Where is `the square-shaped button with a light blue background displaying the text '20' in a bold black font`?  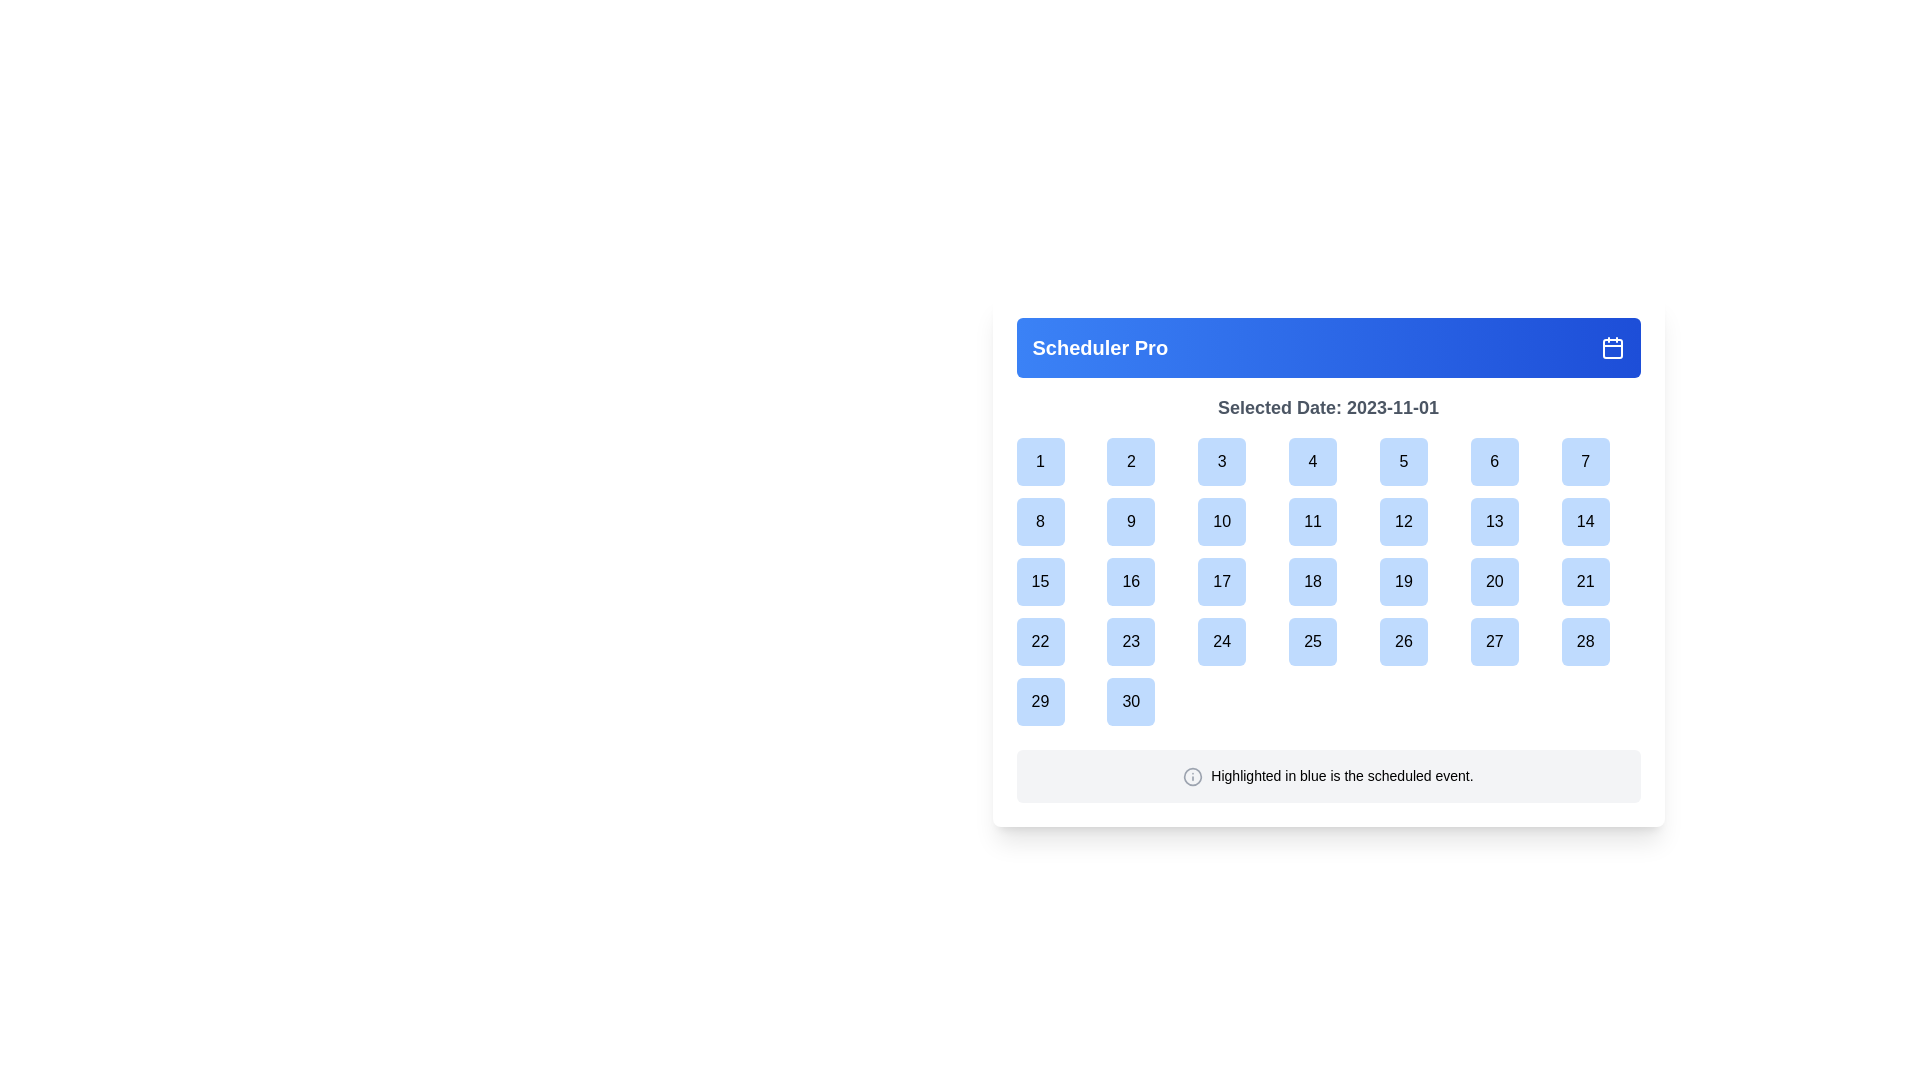 the square-shaped button with a light blue background displaying the text '20' in a bold black font is located at coordinates (1494, 582).